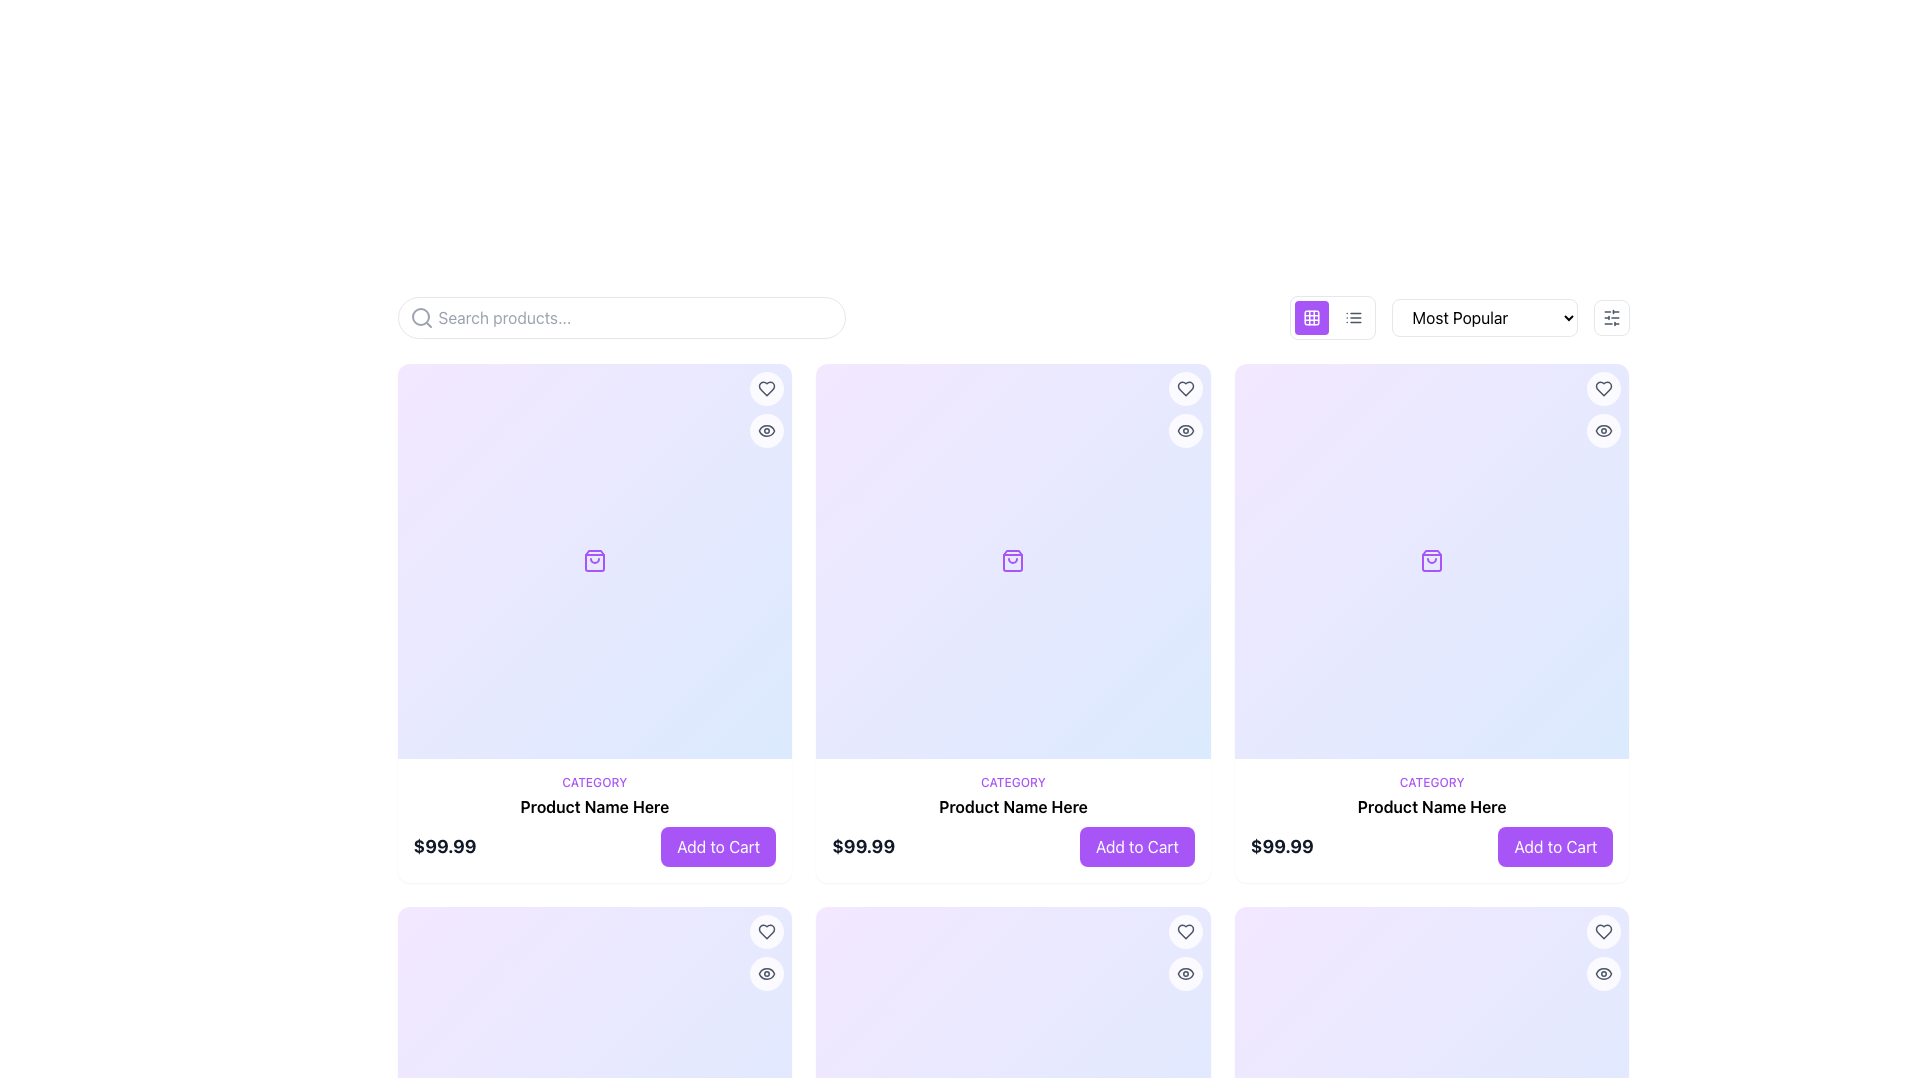 Image resolution: width=1920 pixels, height=1080 pixels. What do you see at coordinates (1484, 316) in the screenshot?
I see `the 'Most Popular' dropdown menu element` at bounding box center [1484, 316].